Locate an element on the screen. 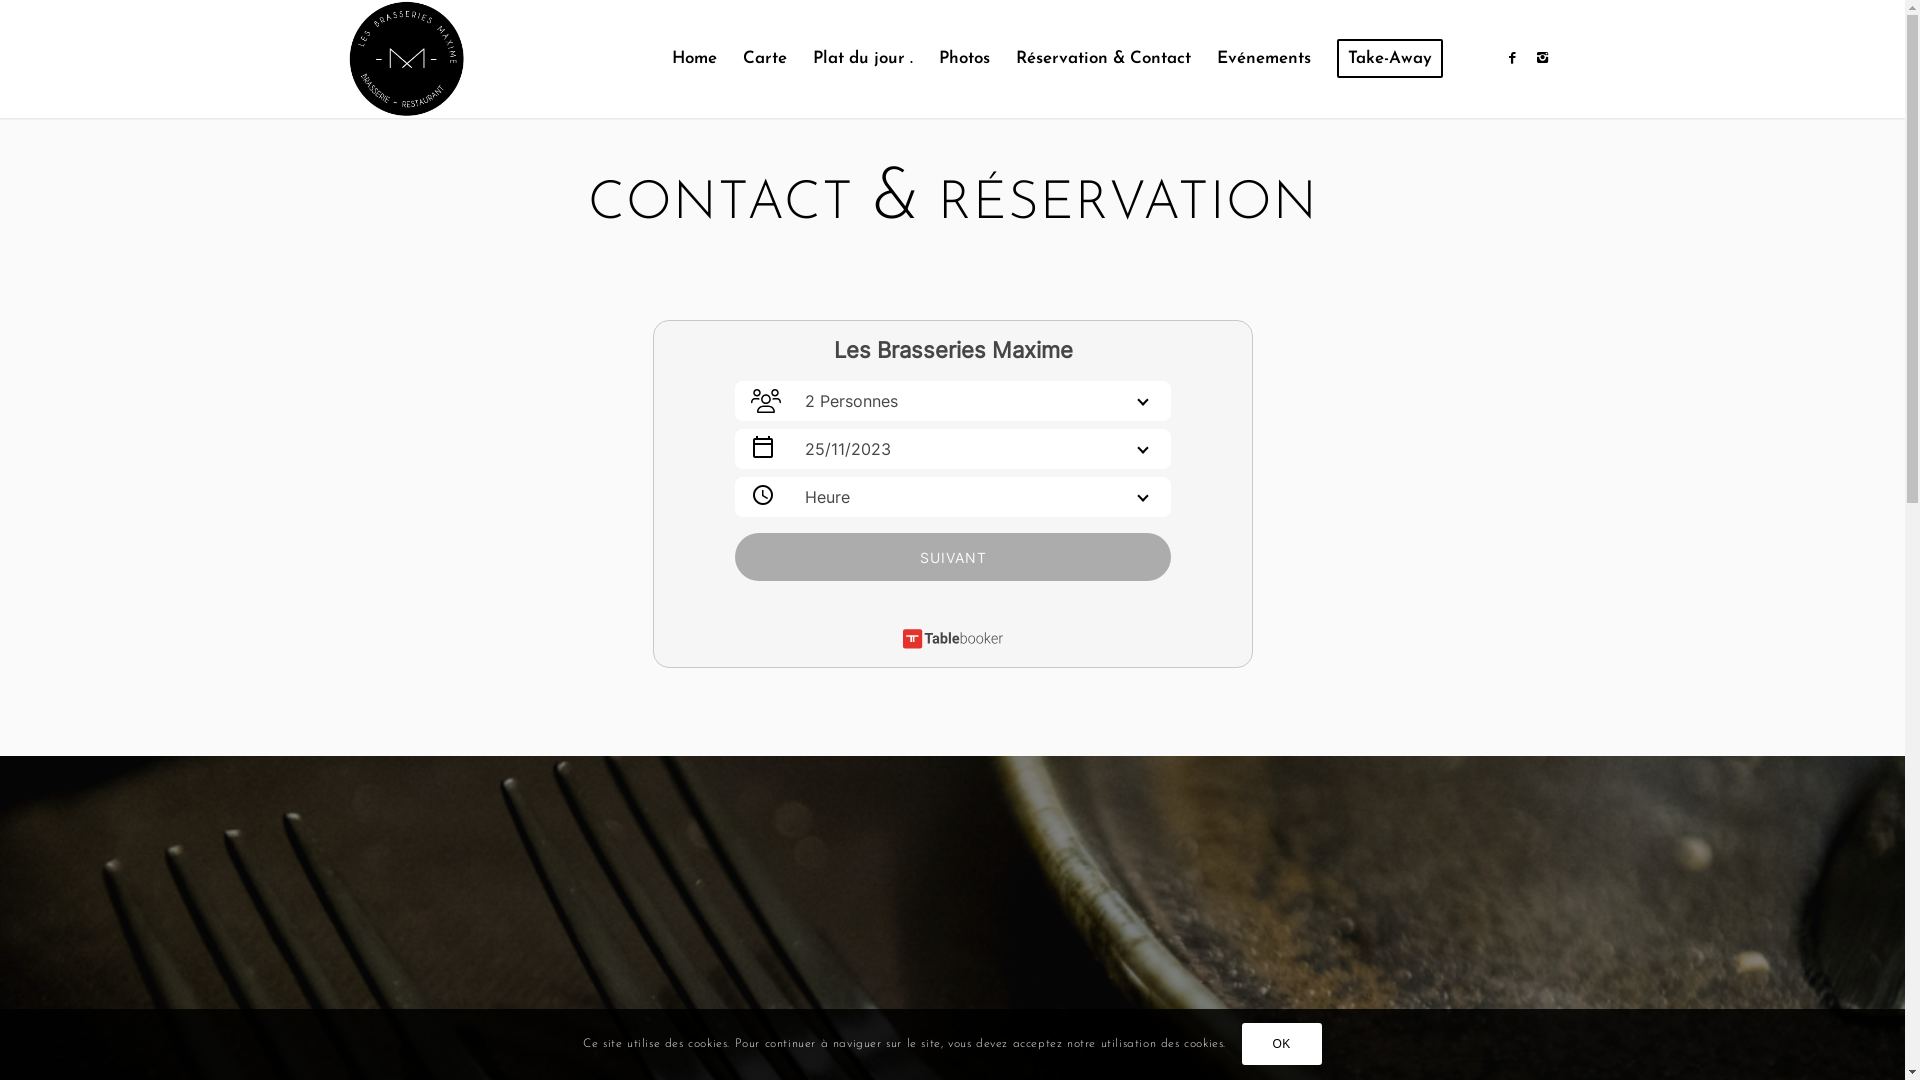 This screenshot has width=1920, height=1080. 'Take-Away' is located at coordinates (1324, 57).